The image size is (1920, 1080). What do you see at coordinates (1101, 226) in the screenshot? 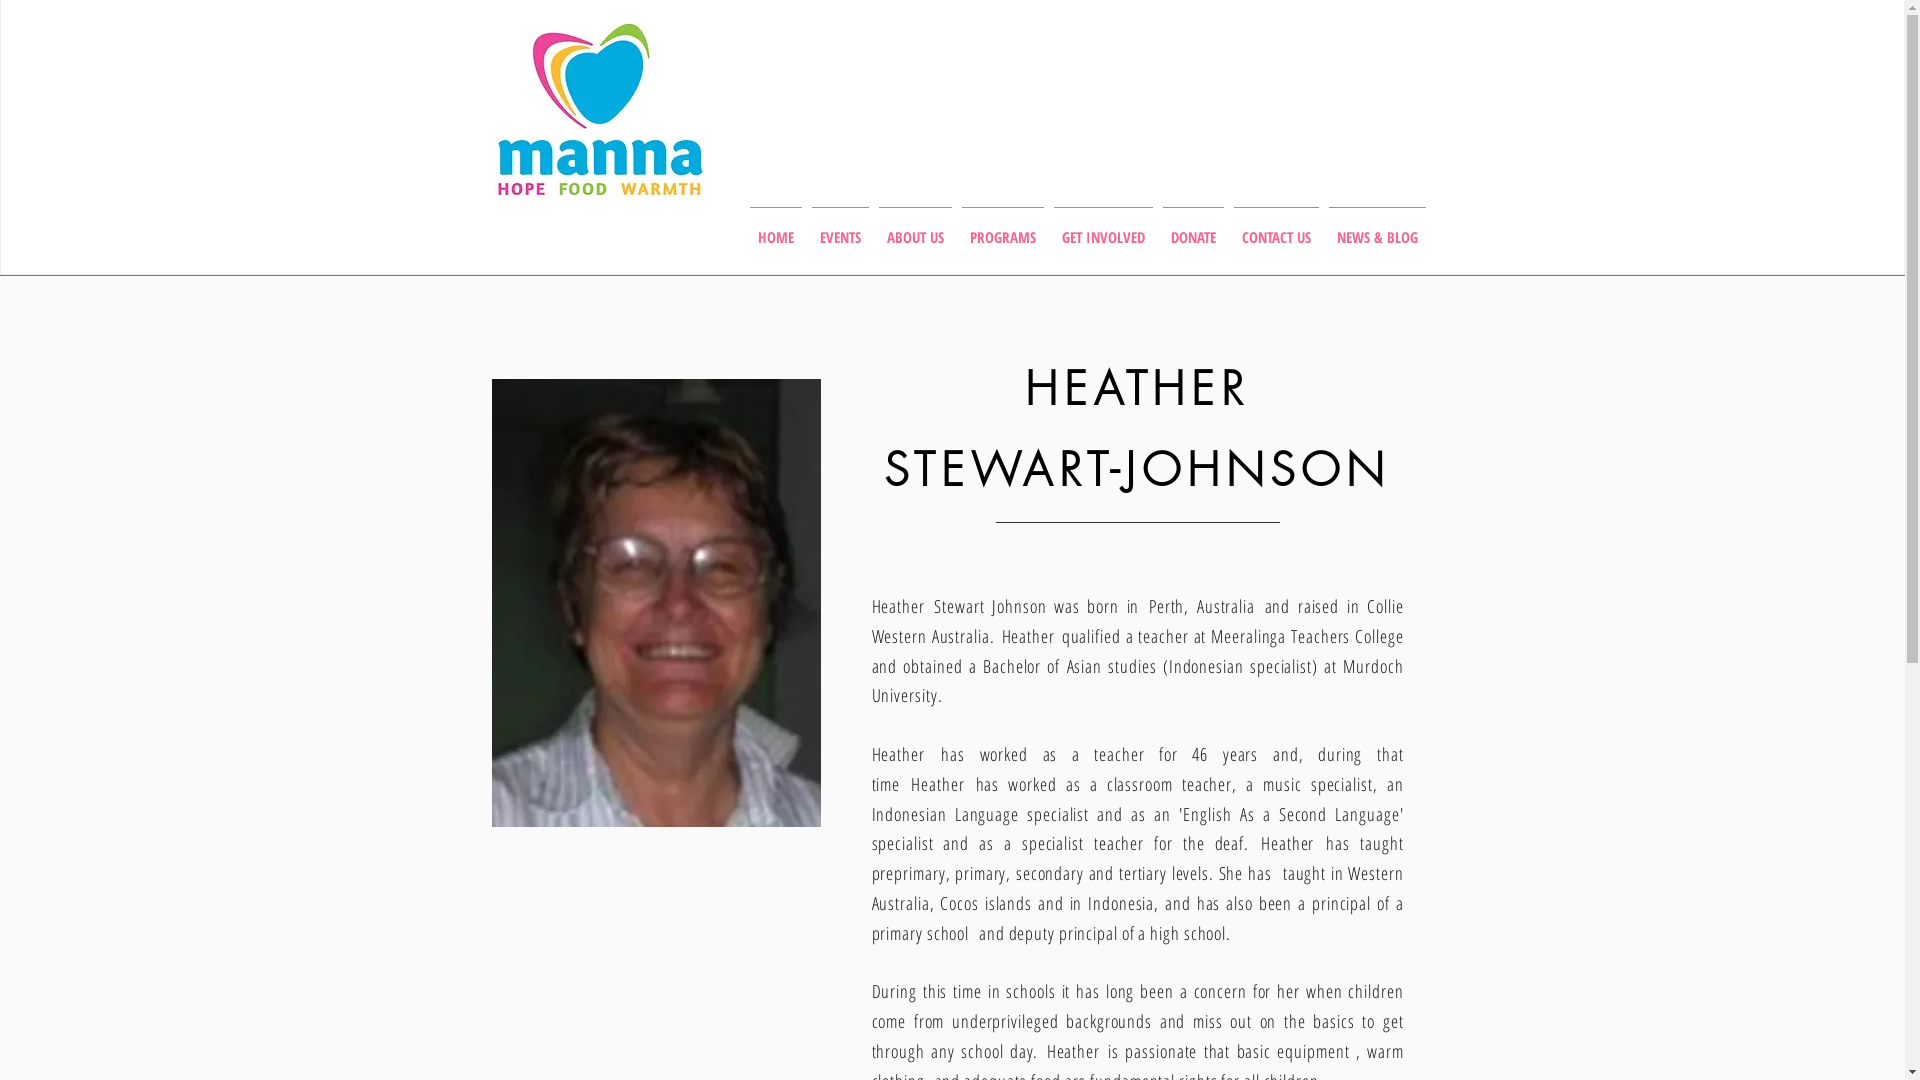
I see `'GET INVOLVED'` at bounding box center [1101, 226].